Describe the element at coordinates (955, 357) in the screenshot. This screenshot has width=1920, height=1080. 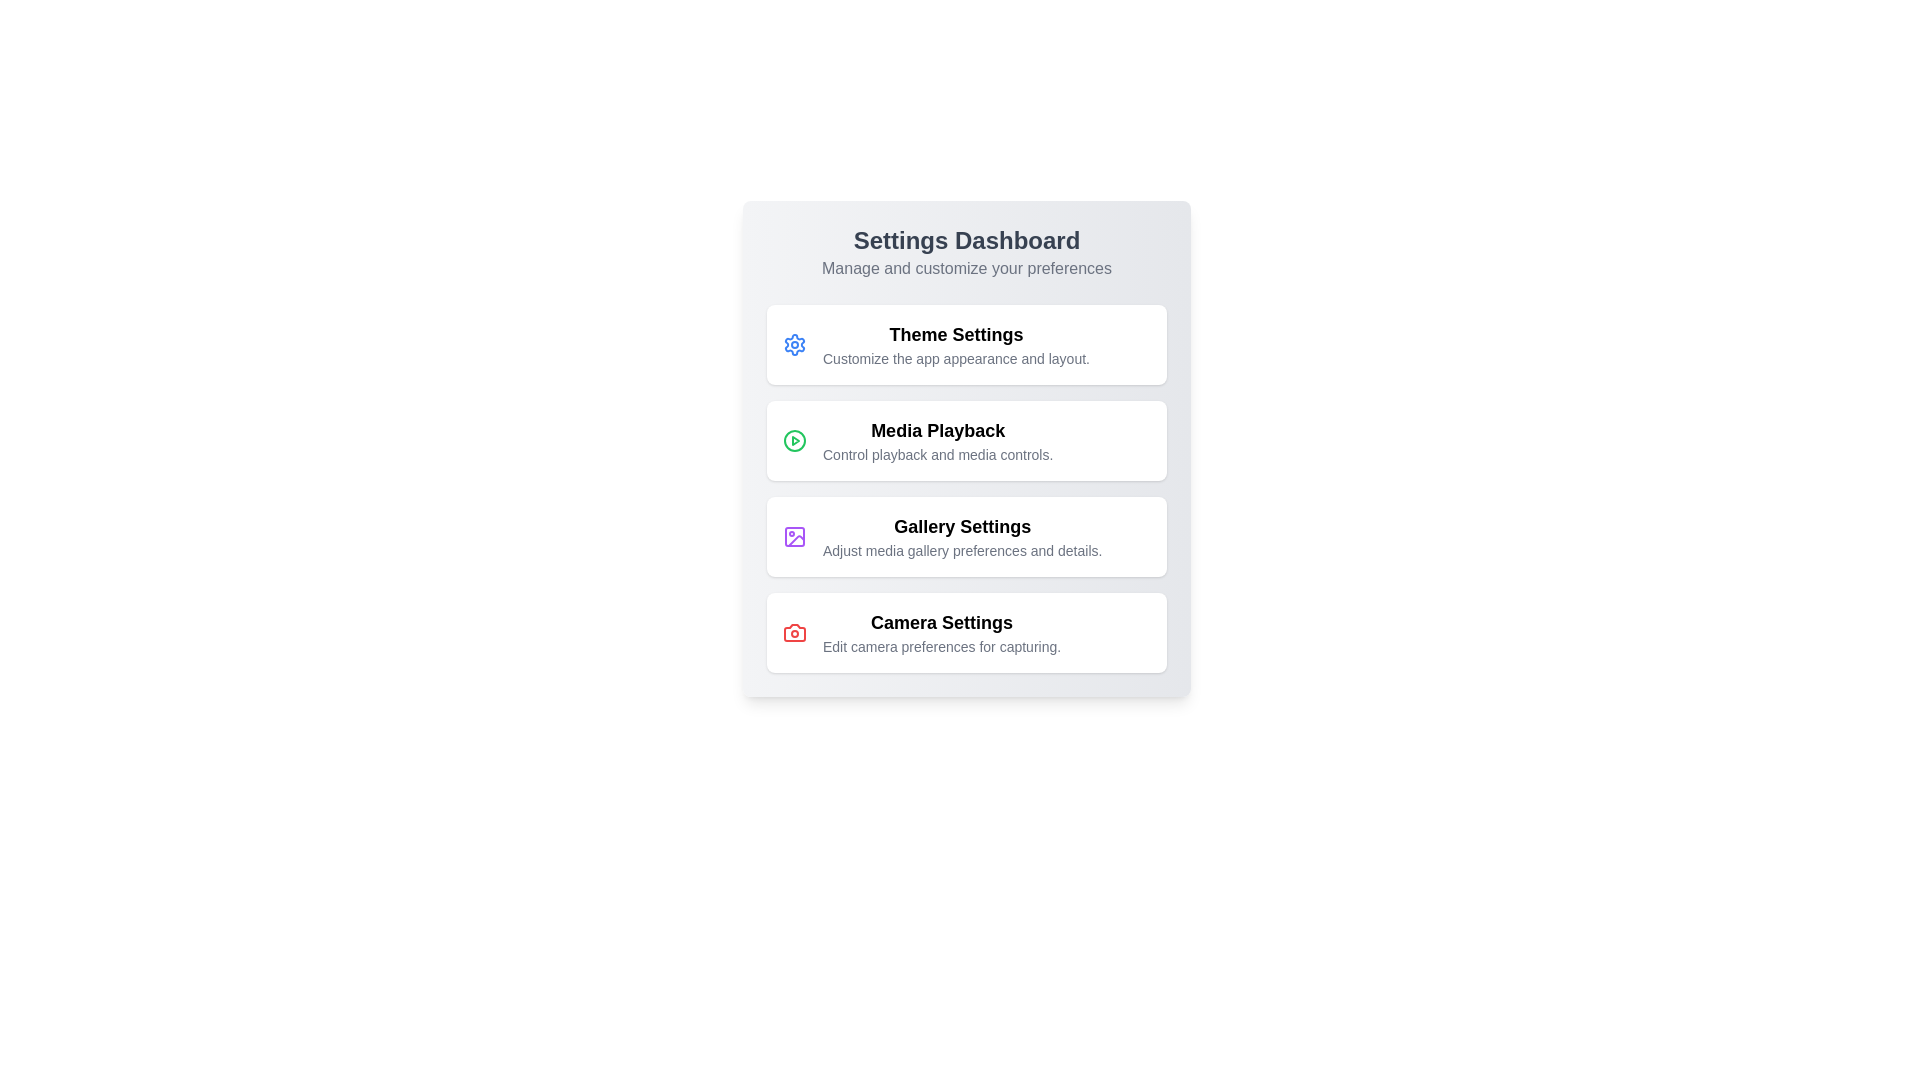
I see `the descriptive subtitle element located directly below the 'Theme Settings' header, which indicates its purpose in customizing app appearance and layout` at that location.